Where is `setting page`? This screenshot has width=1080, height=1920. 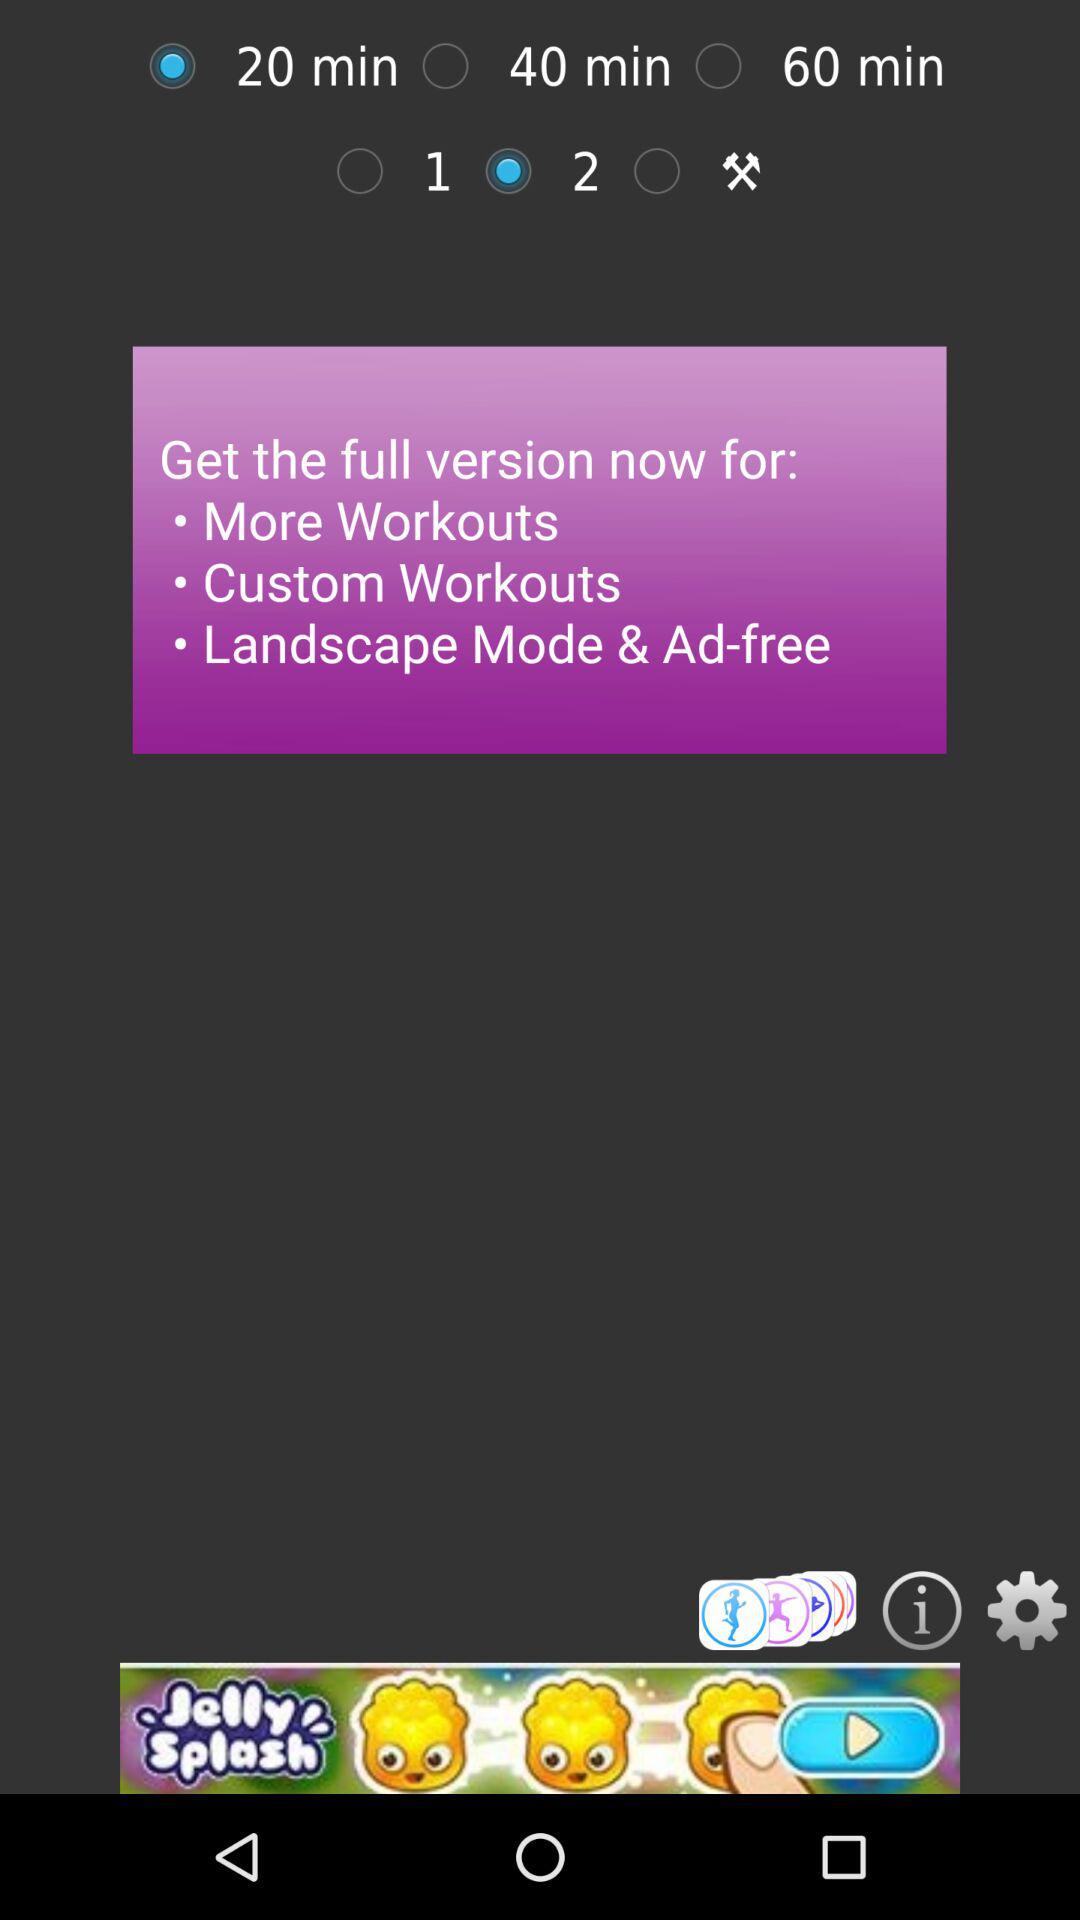 setting page is located at coordinates (182, 66).